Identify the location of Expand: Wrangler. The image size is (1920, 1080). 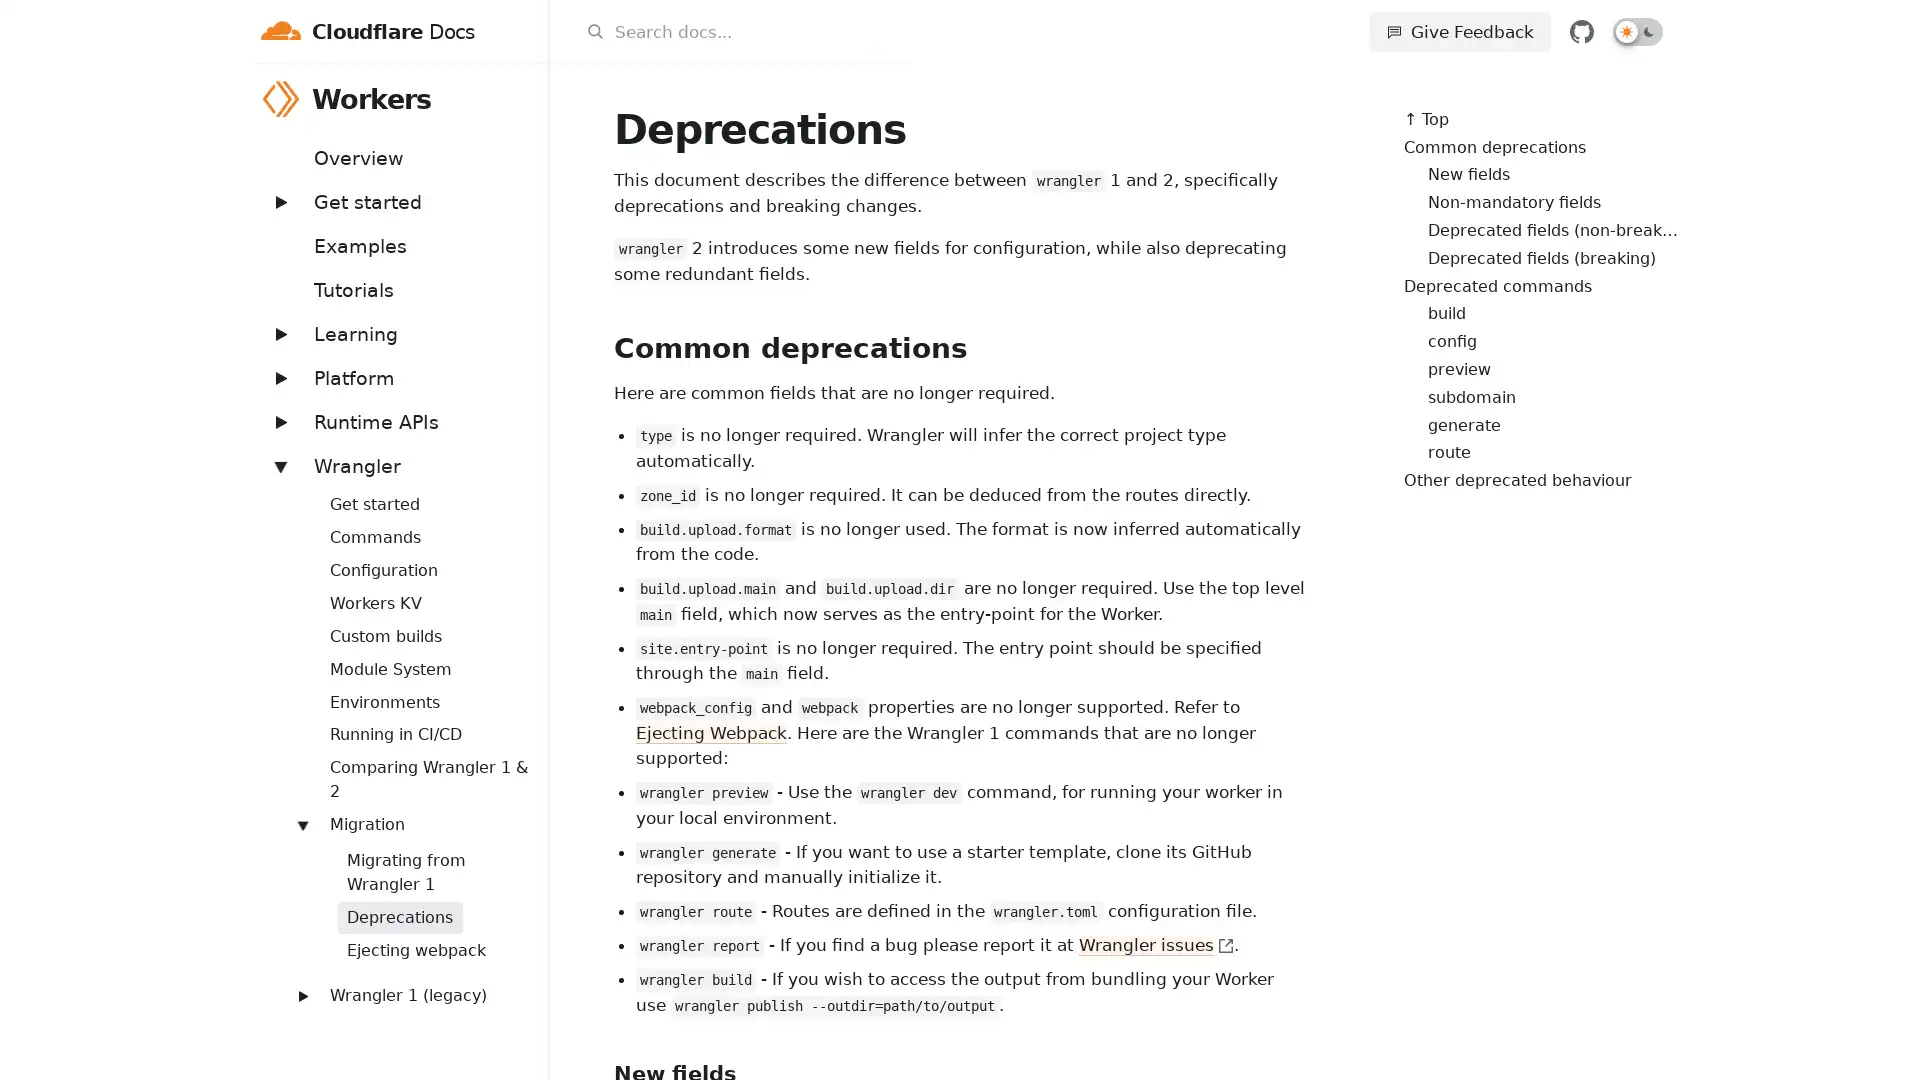
(278, 465).